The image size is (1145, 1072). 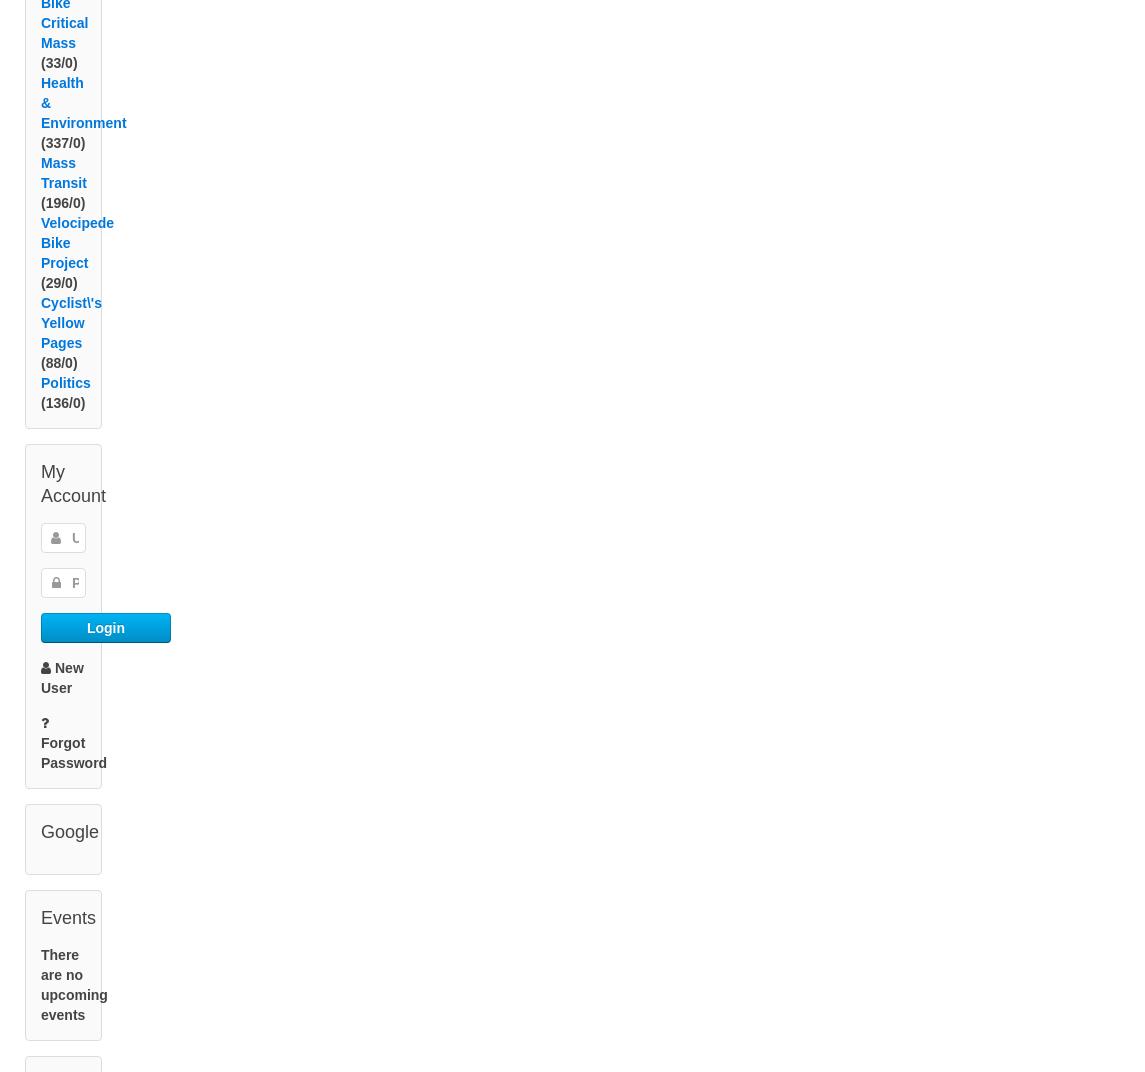 What do you see at coordinates (64, 45) in the screenshot?
I see `'Bike Critical Mass'` at bounding box center [64, 45].